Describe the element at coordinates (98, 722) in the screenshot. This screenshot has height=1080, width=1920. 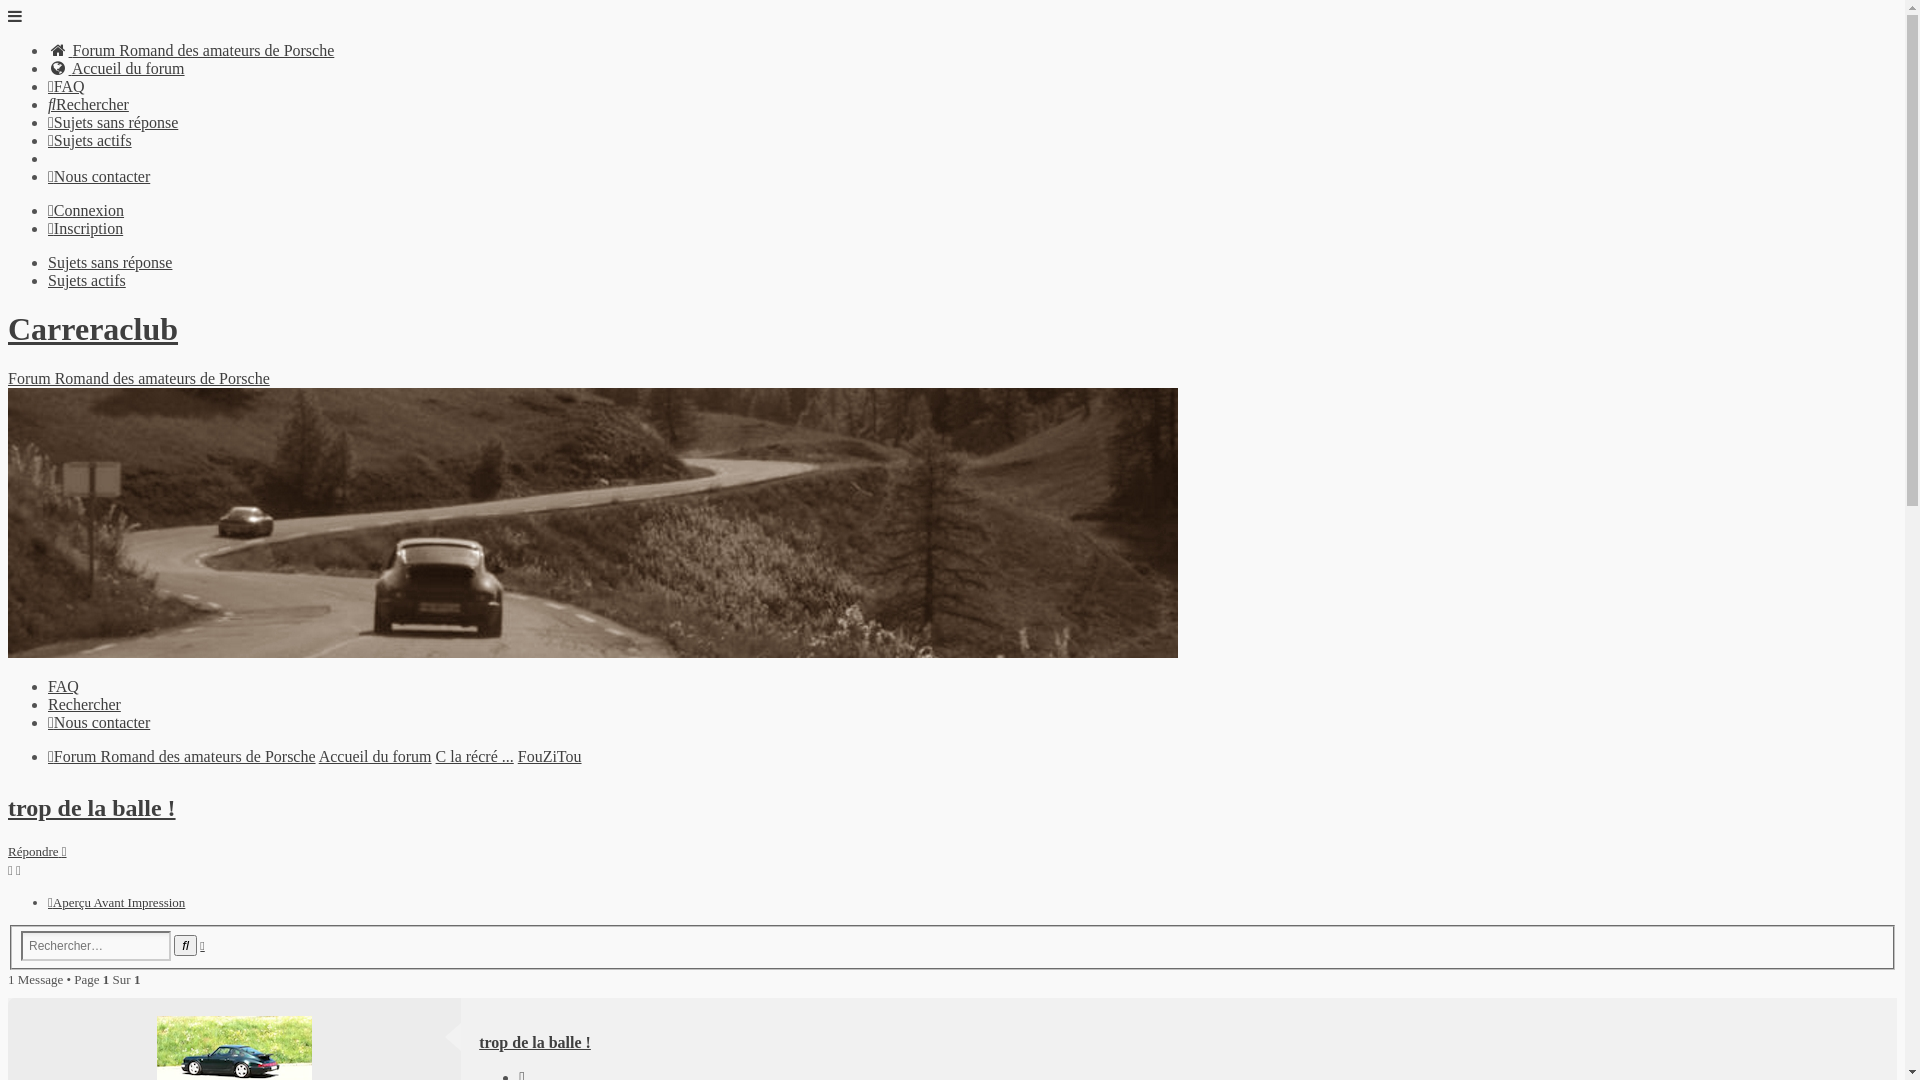
I see `'Nous contacter'` at that location.